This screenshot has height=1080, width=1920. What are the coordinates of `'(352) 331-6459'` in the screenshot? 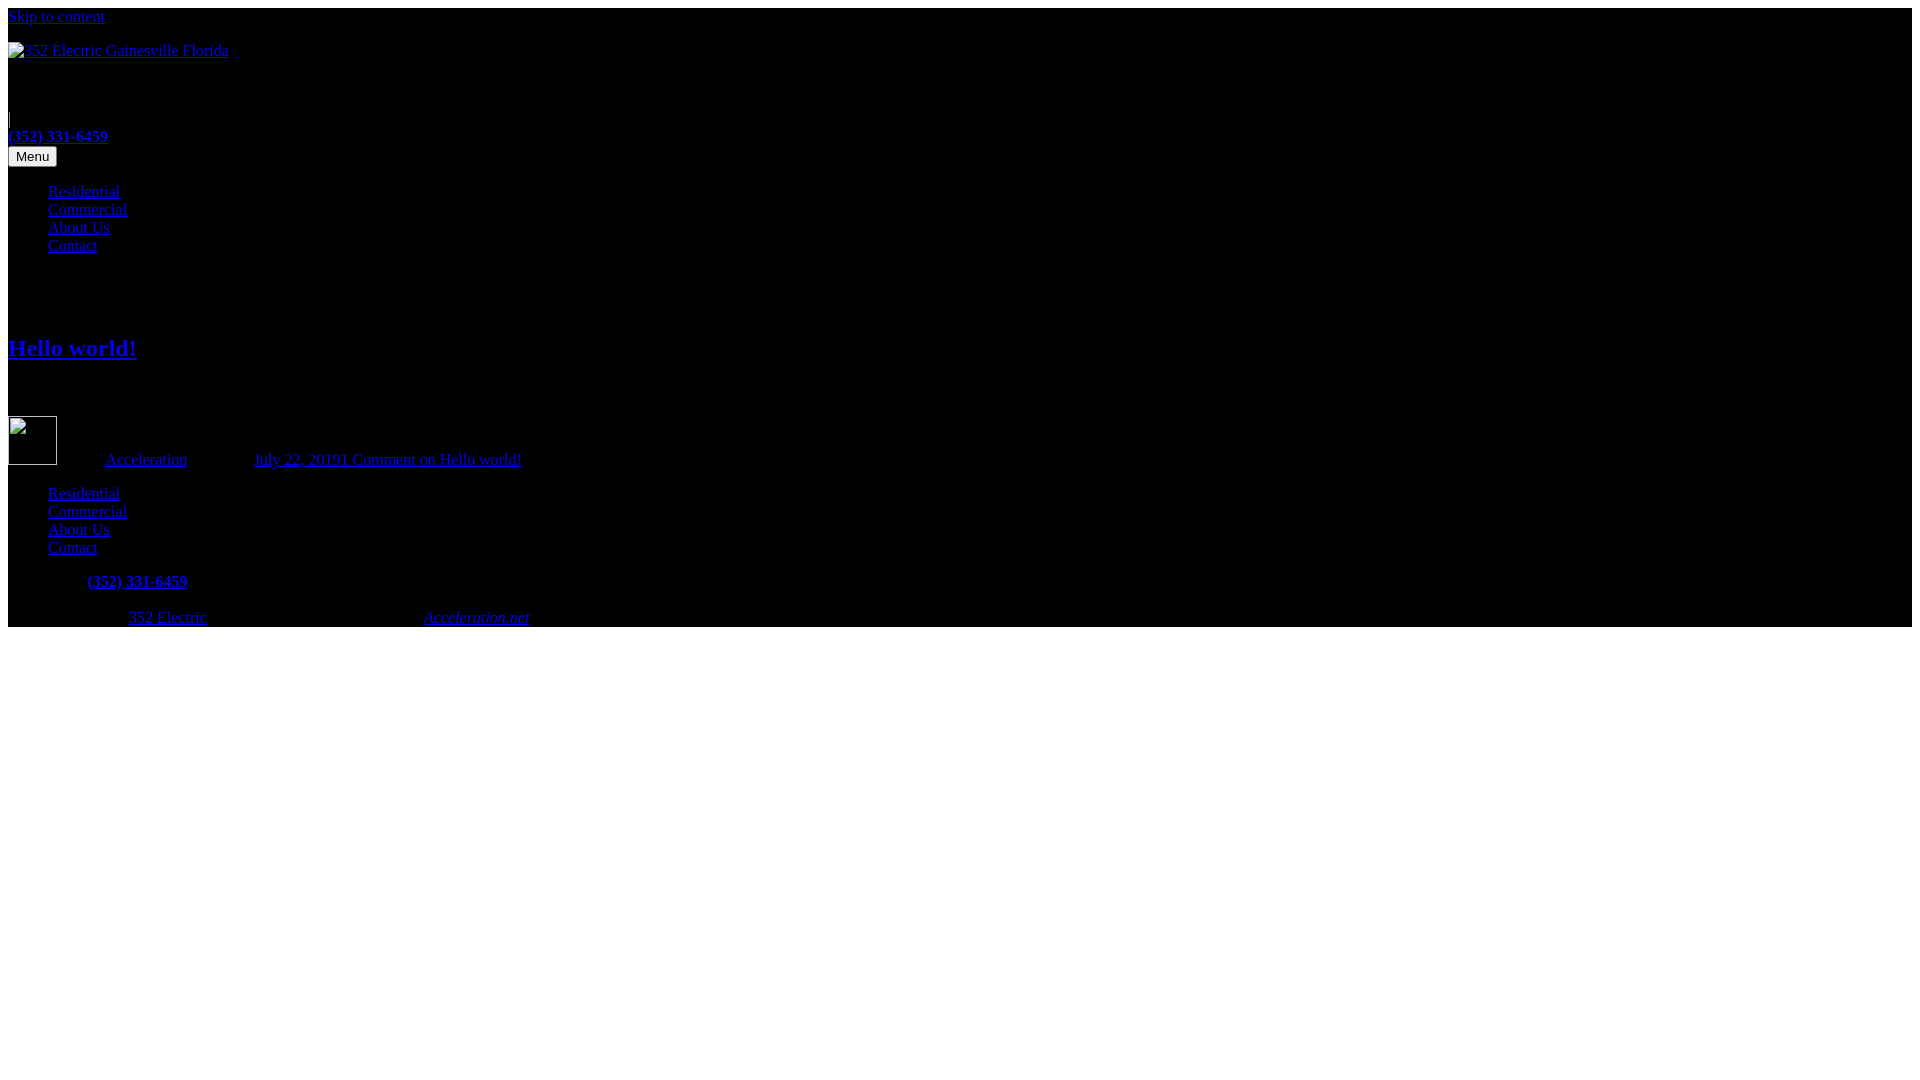 It's located at (57, 135).